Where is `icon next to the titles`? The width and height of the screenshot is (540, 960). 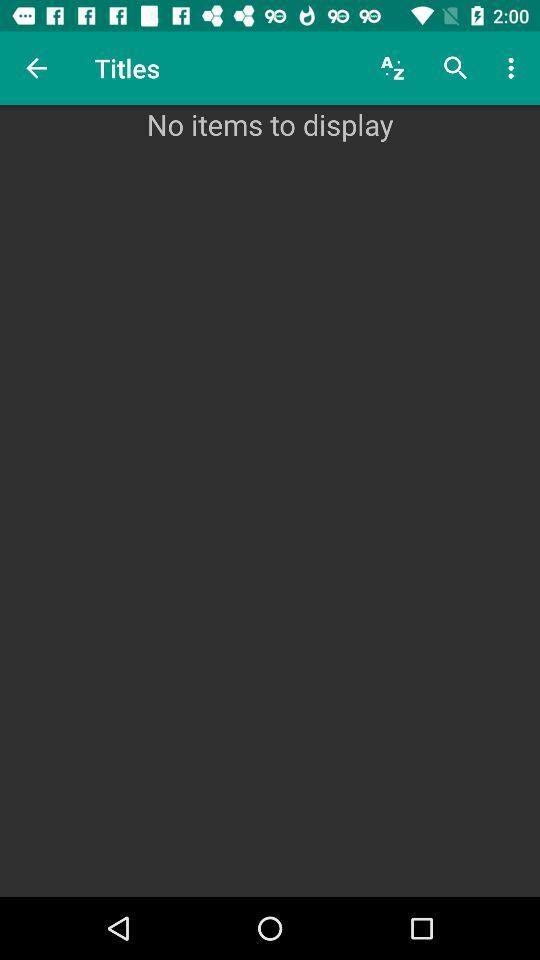 icon next to the titles is located at coordinates (36, 68).